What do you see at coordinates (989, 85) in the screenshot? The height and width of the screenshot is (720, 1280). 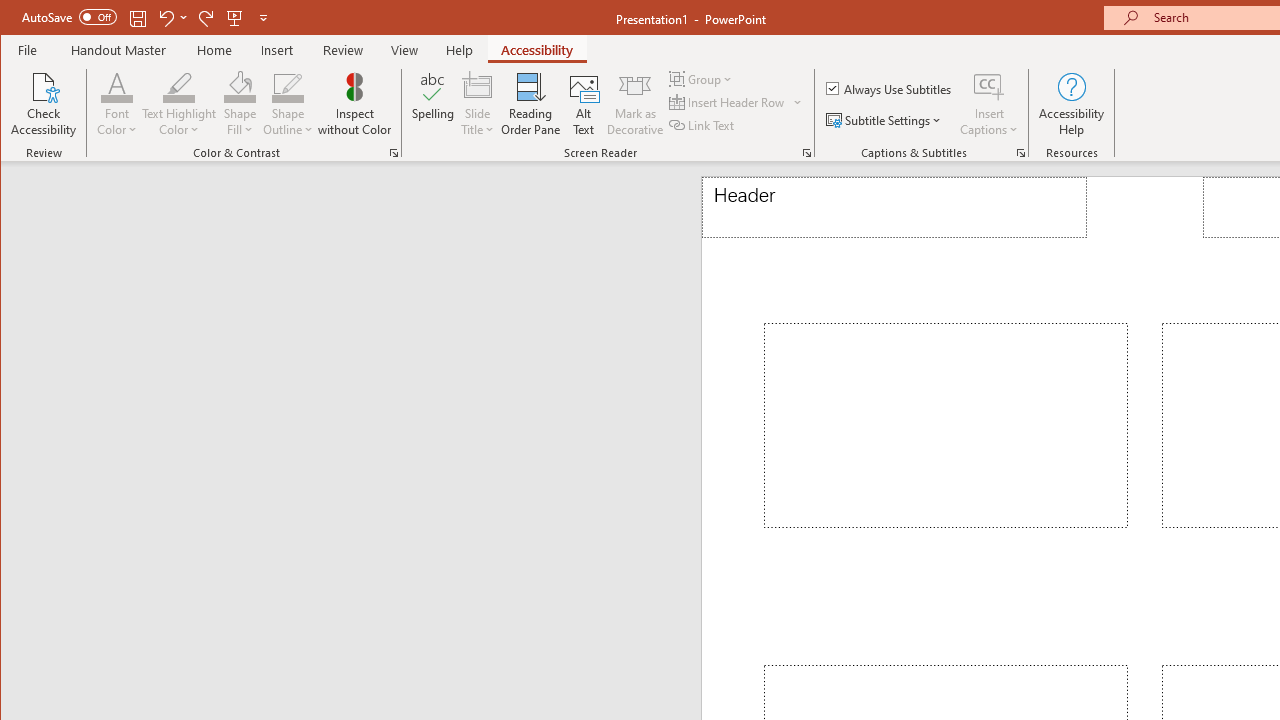 I see `'Insert Captions'` at bounding box center [989, 85].